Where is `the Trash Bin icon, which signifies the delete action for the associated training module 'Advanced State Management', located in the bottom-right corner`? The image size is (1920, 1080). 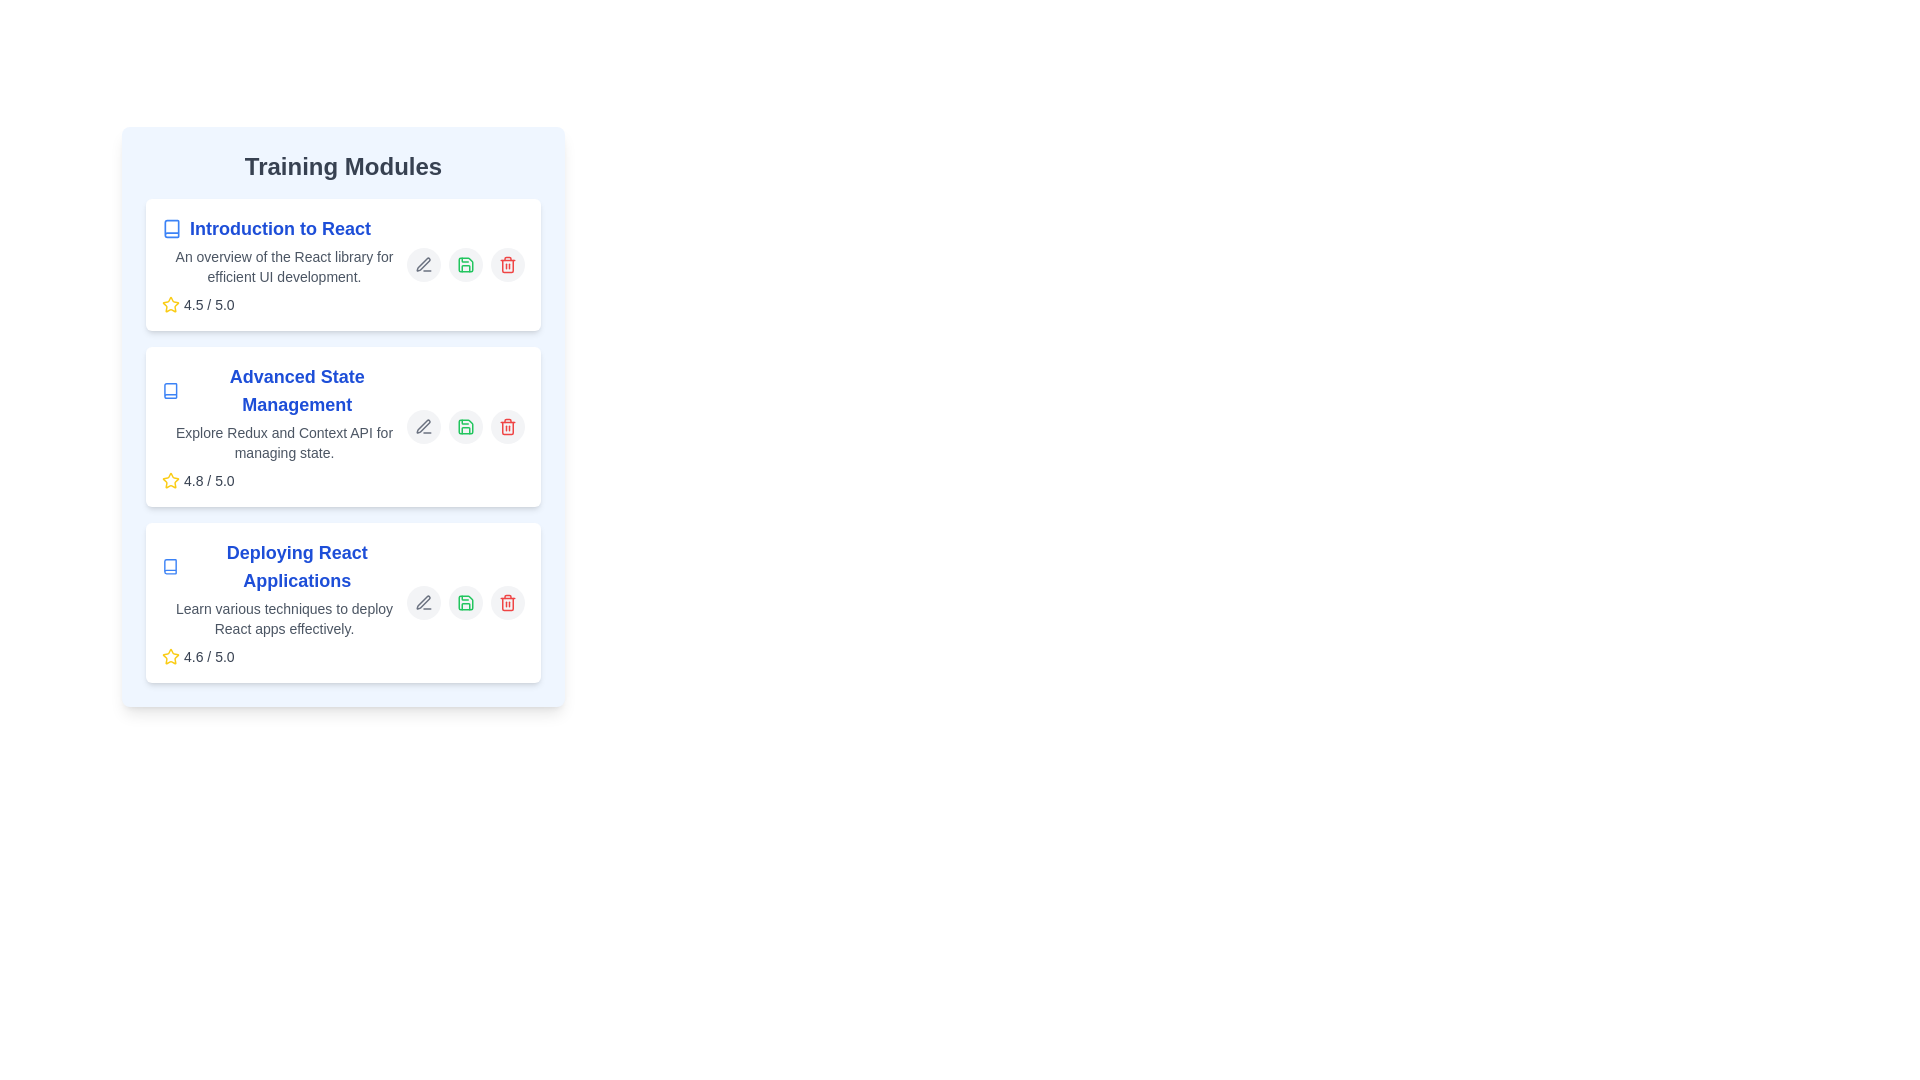
the Trash Bin icon, which signifies the delete action for the associated training module 'Advanced State Management', located in the bottom-right corner is located at coordinates (508, 426).